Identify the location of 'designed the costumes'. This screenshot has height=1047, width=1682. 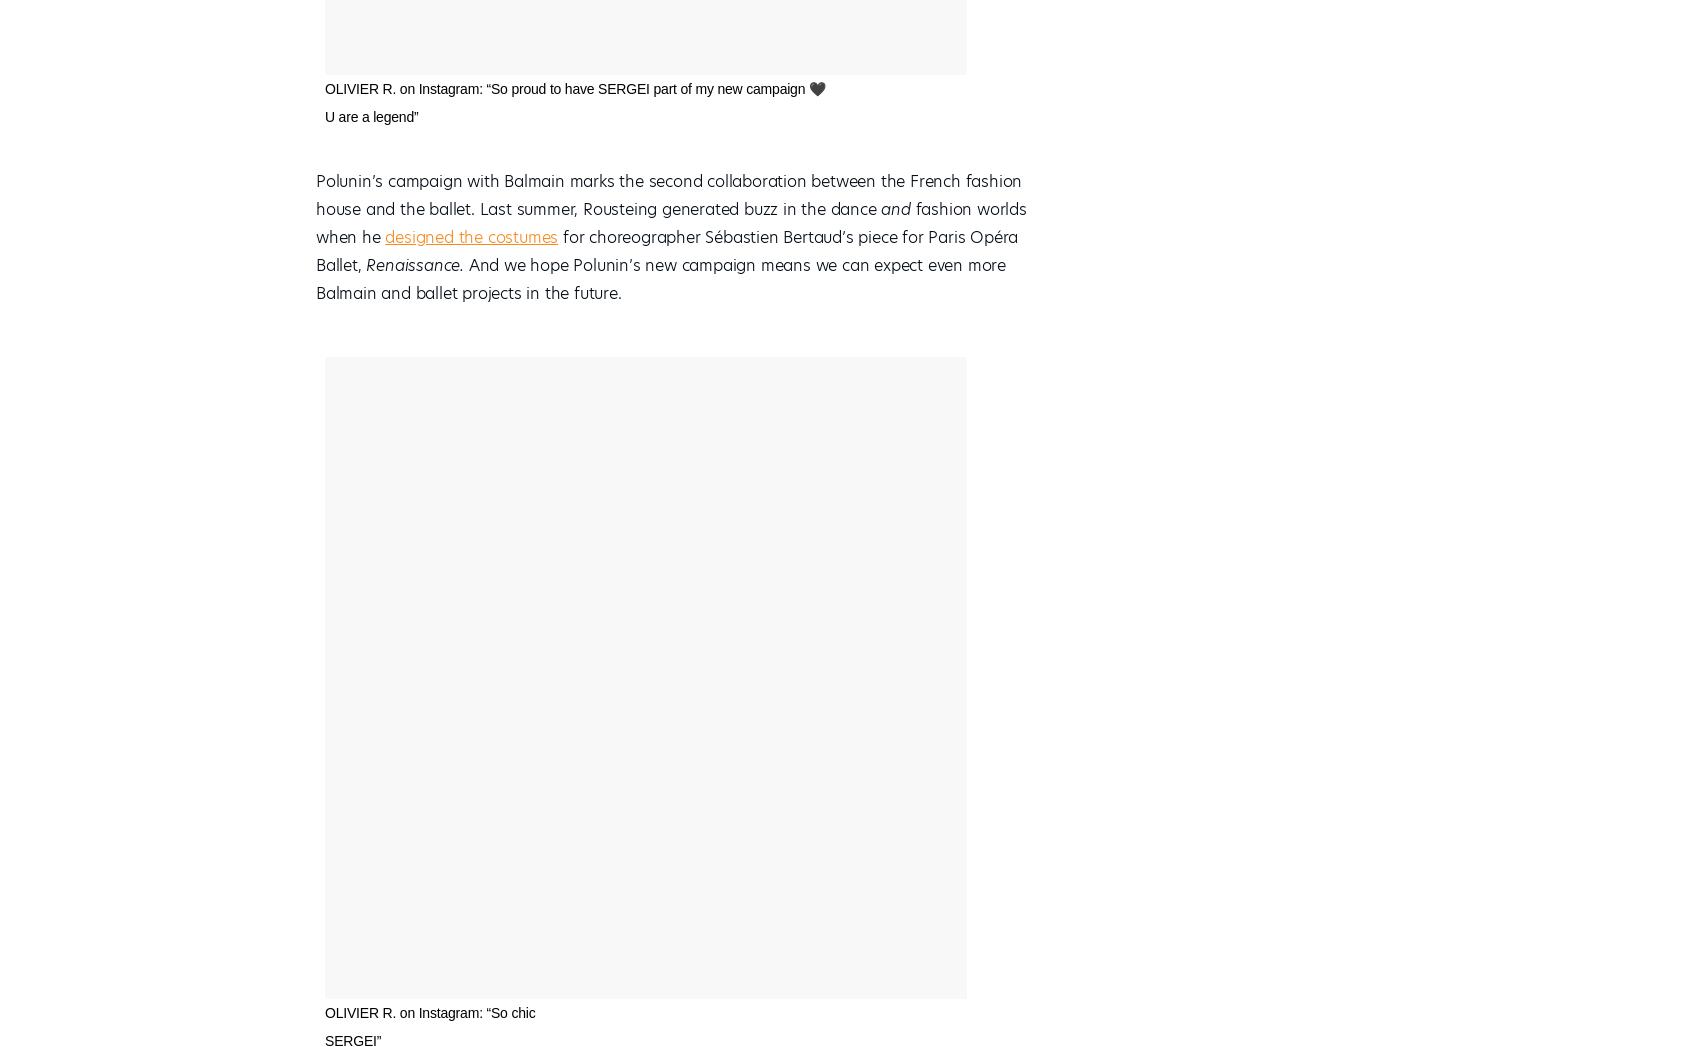
(471, 236).